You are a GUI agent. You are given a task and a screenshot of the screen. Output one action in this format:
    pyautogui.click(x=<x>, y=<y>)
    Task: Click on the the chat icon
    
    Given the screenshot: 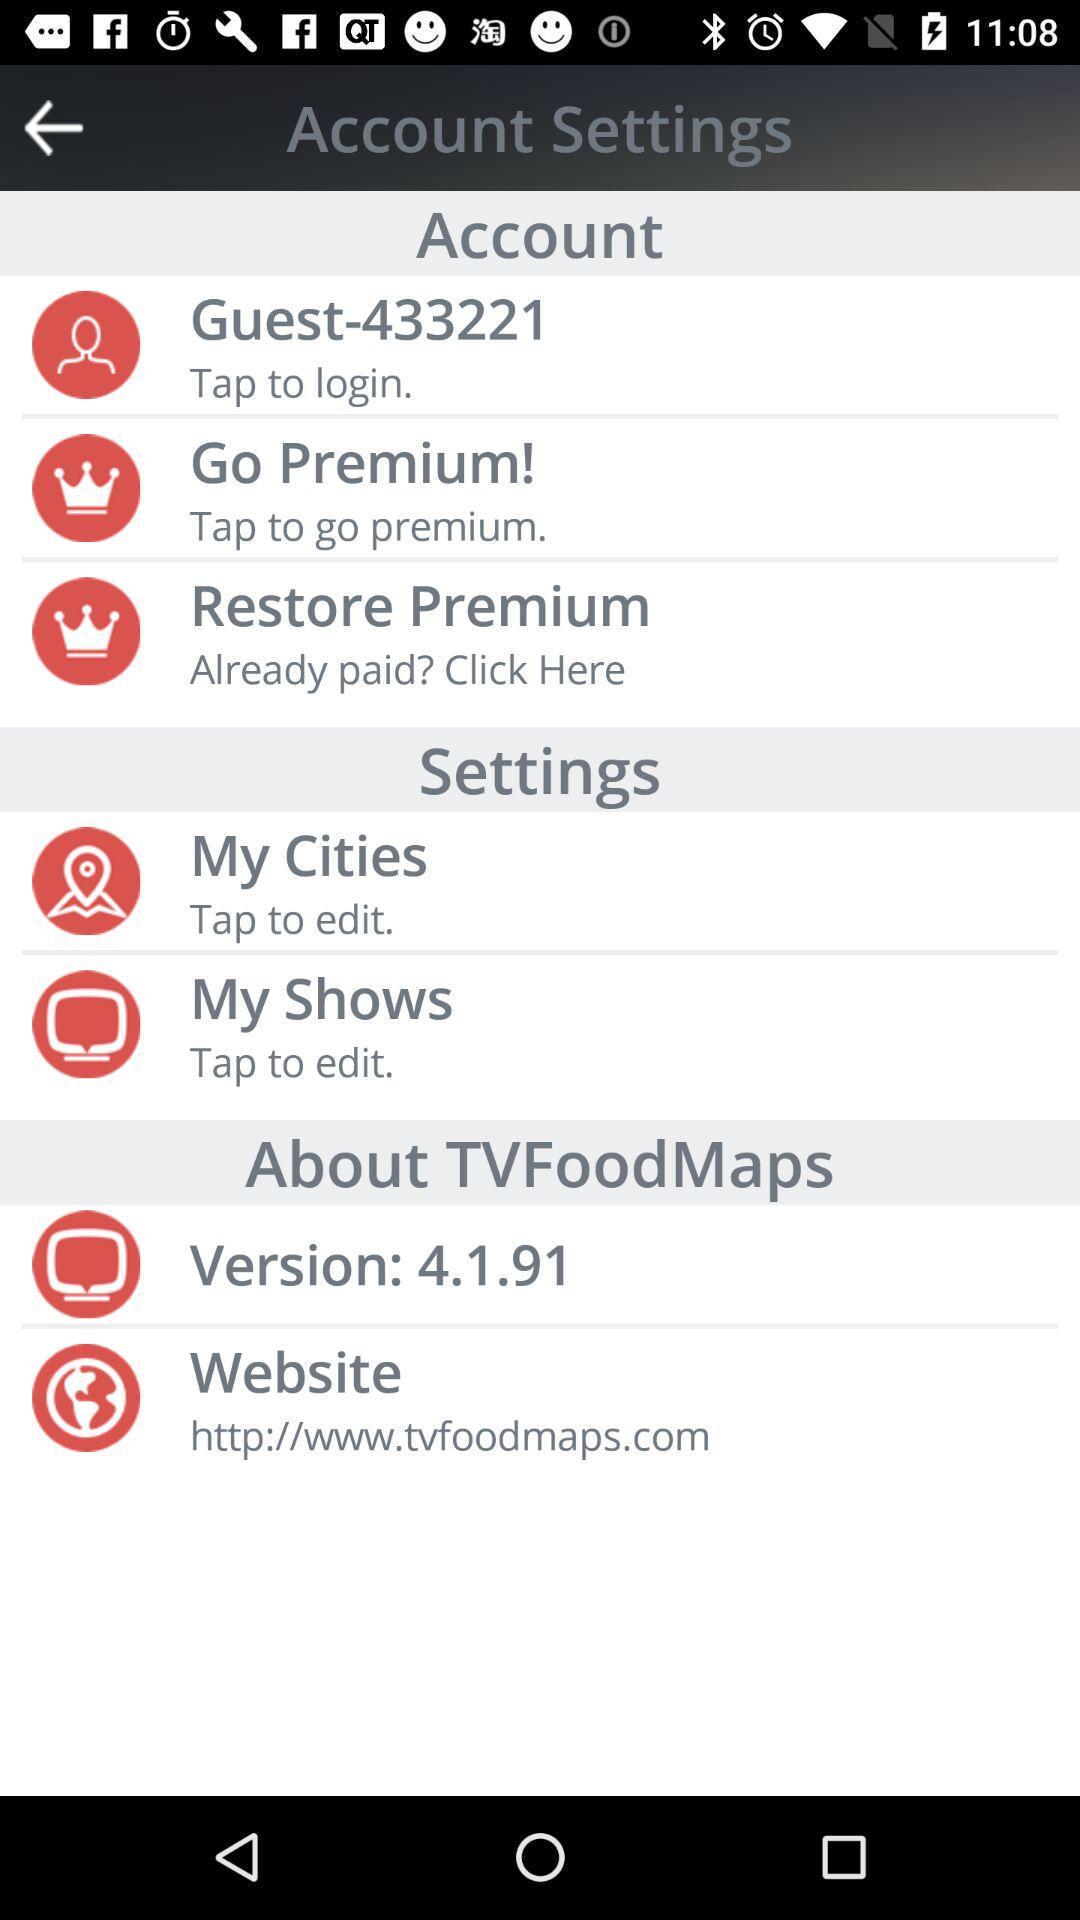 What is the action you would take?
    pyautogui.click(x=85, y=1261)
    